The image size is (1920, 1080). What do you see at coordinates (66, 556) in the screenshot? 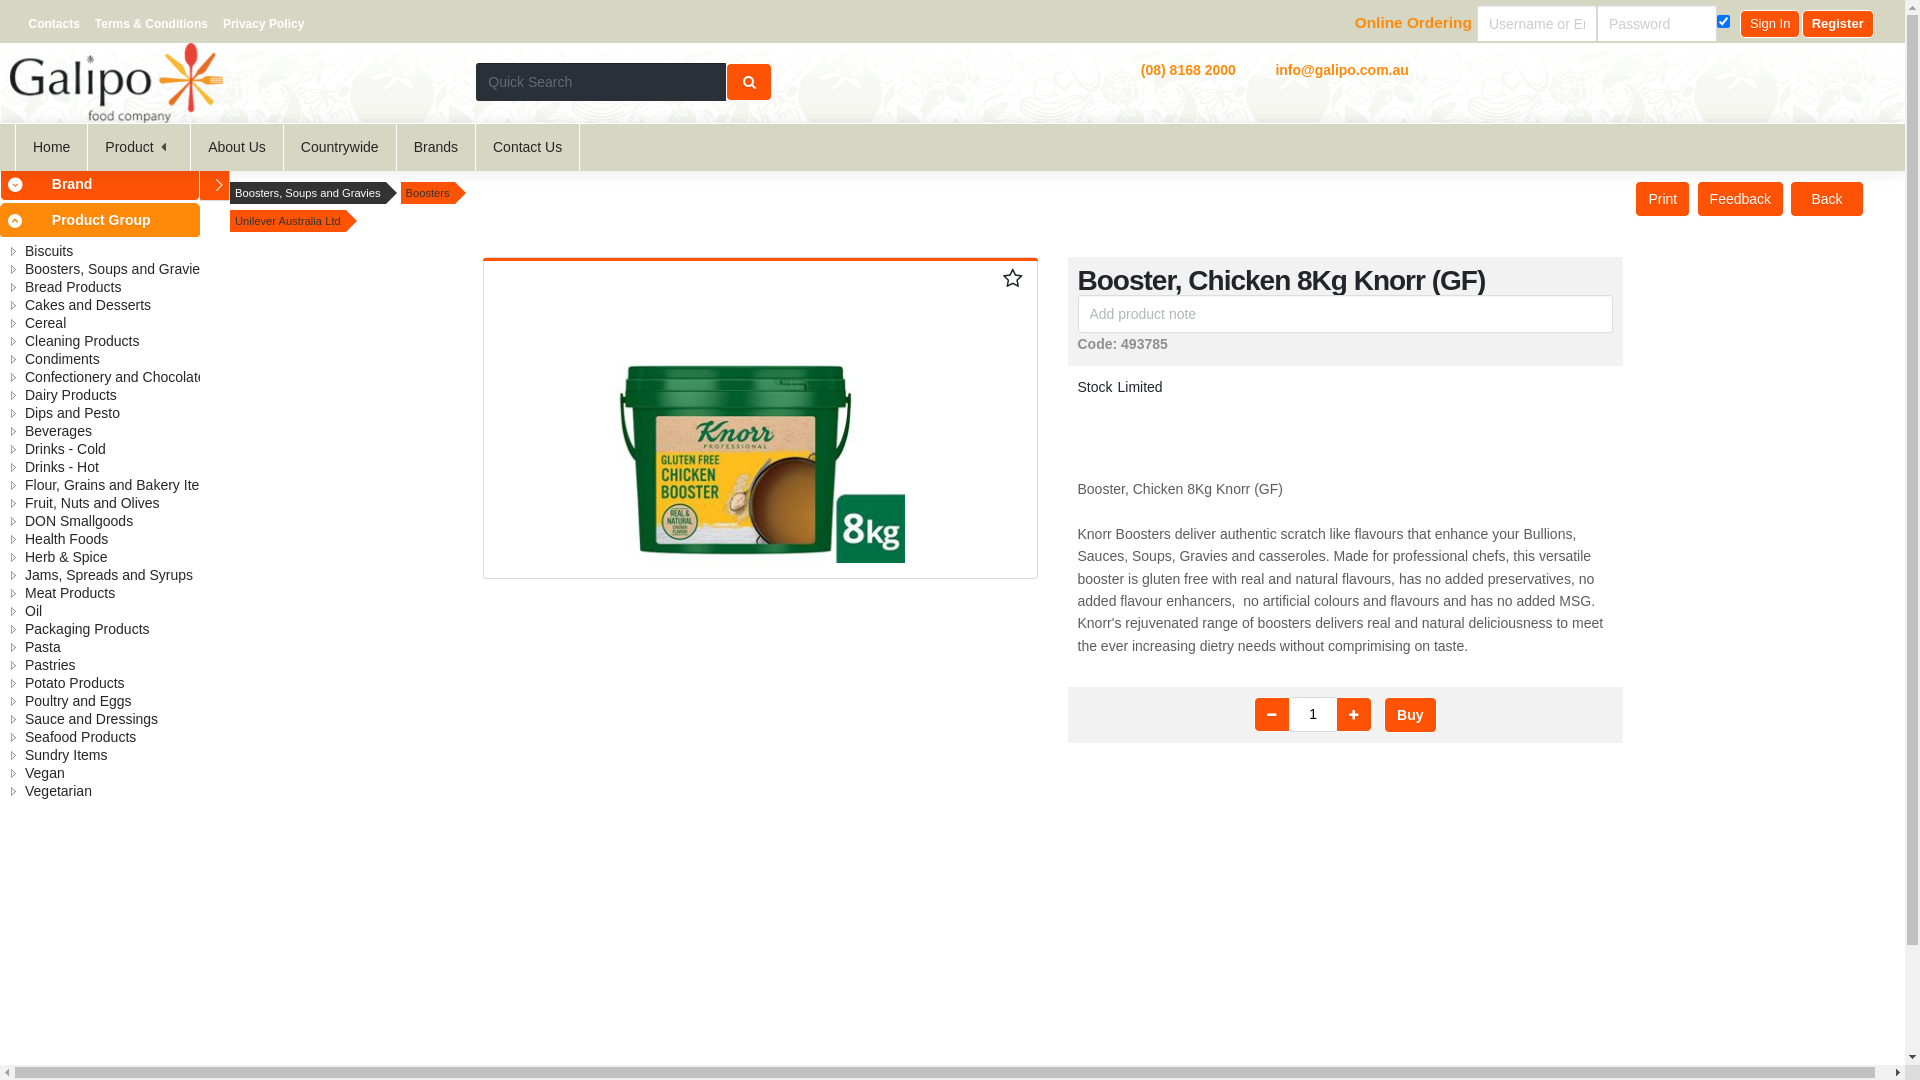
I see `'Herb & Spice'` at bounding box center [66, 556].